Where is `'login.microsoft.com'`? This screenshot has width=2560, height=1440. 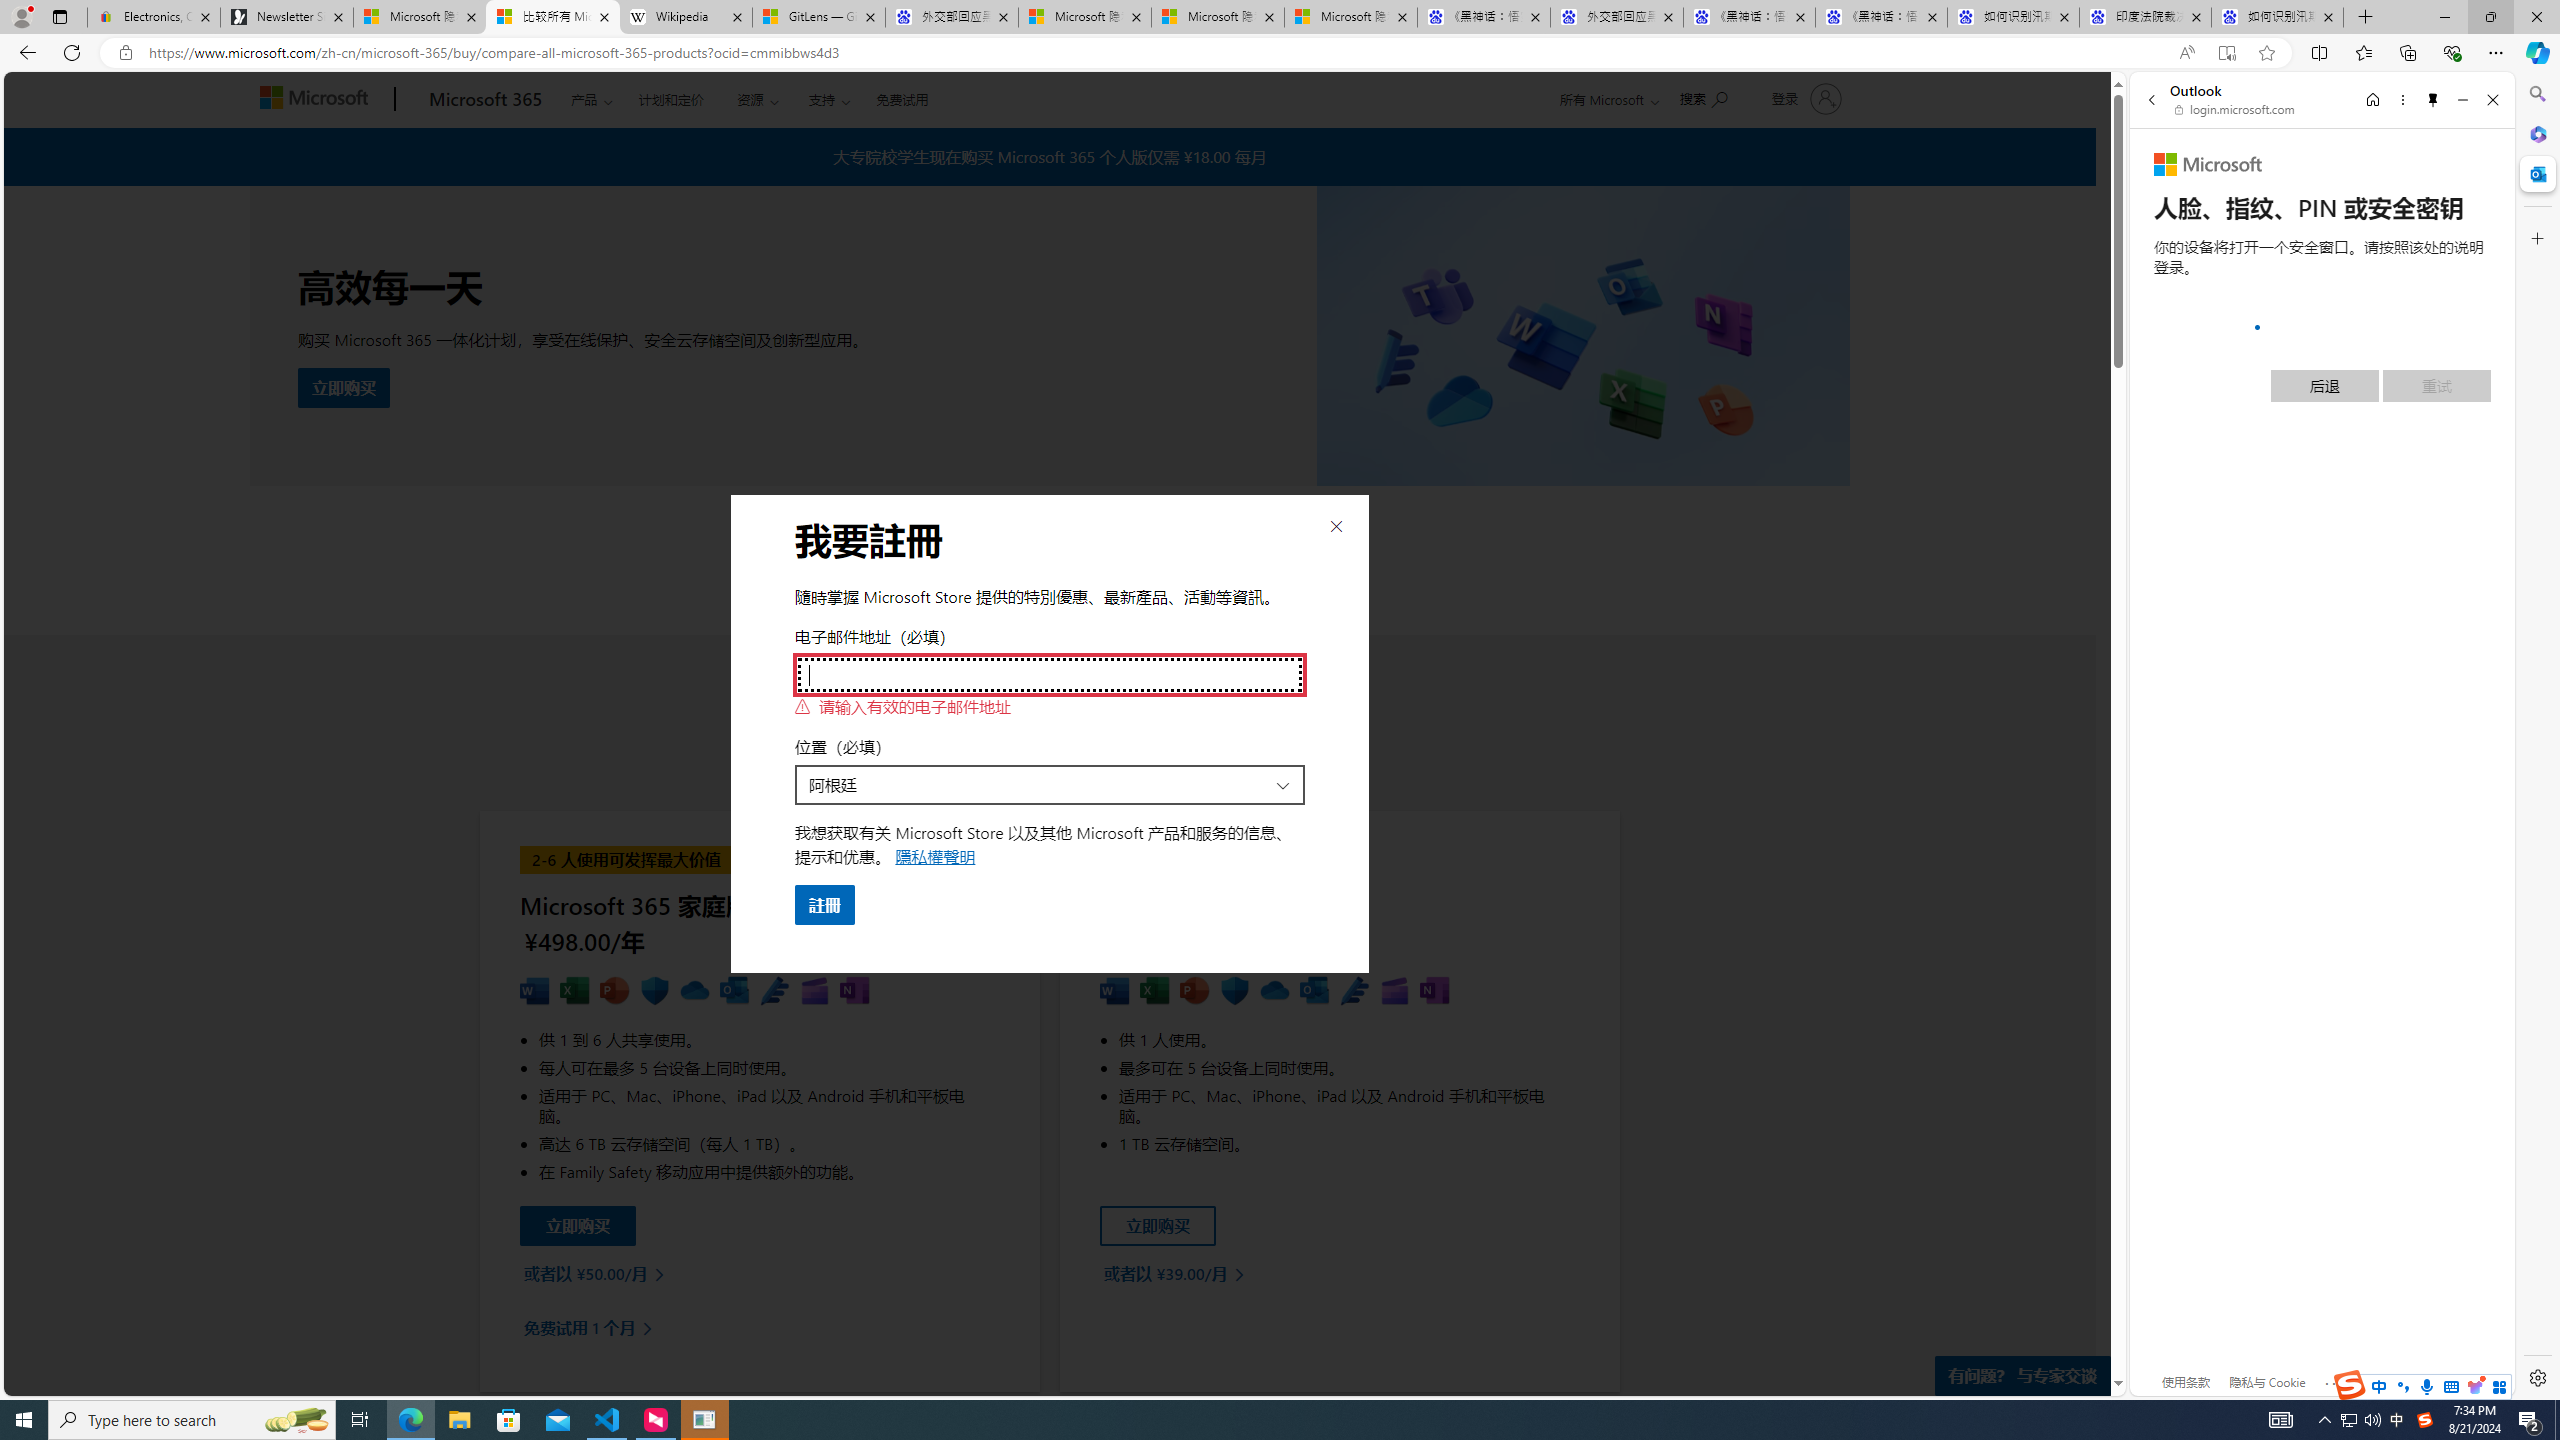 'login.microsoft.com' is located at coordinates (2235, 108).